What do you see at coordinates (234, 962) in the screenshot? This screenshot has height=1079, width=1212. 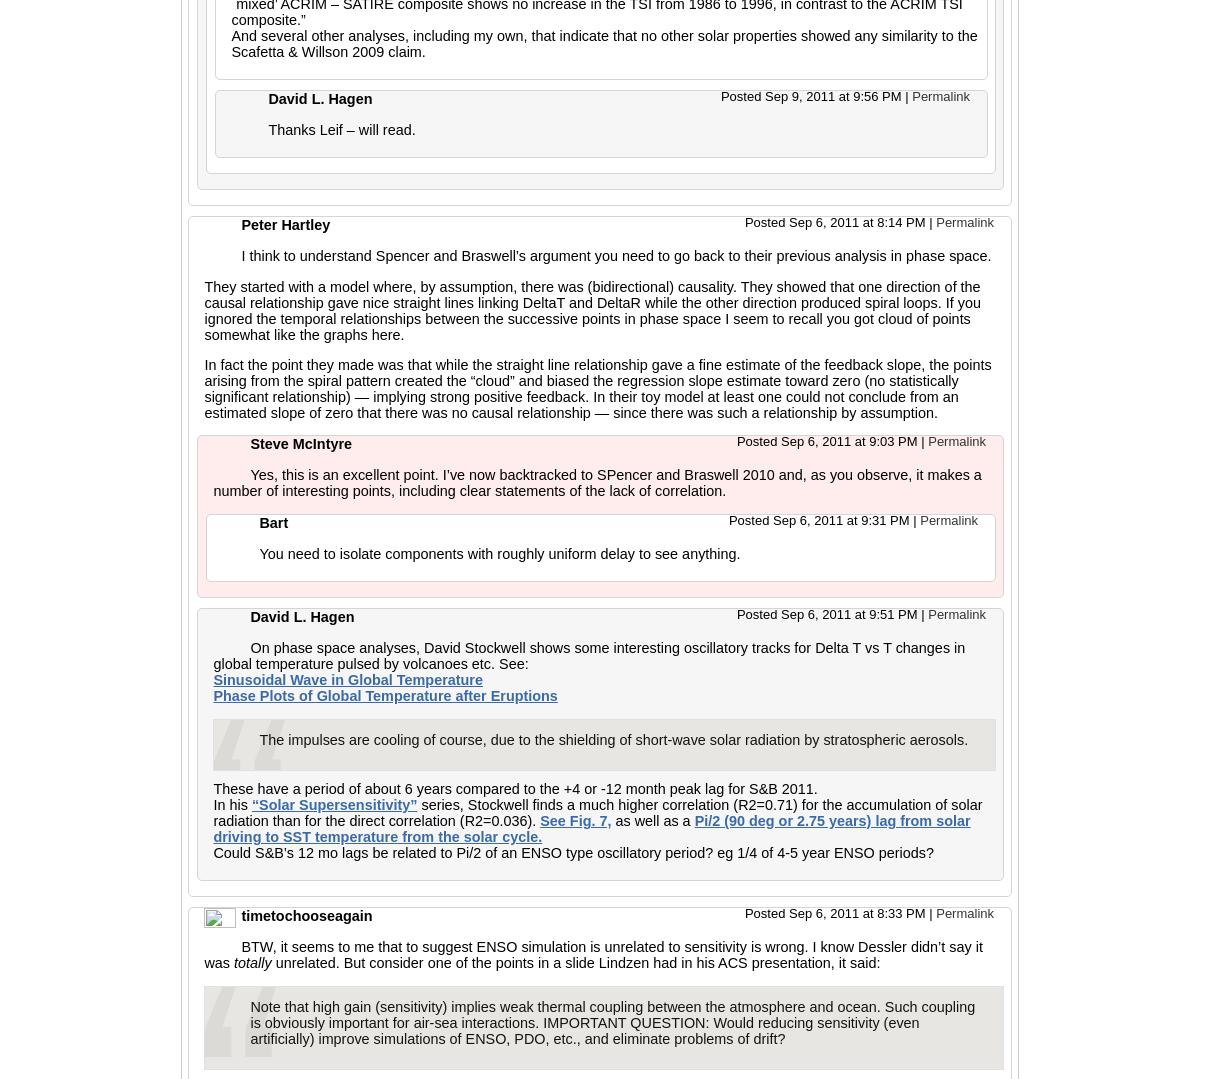 I see `'totally'` at bounding box center [234, 962].